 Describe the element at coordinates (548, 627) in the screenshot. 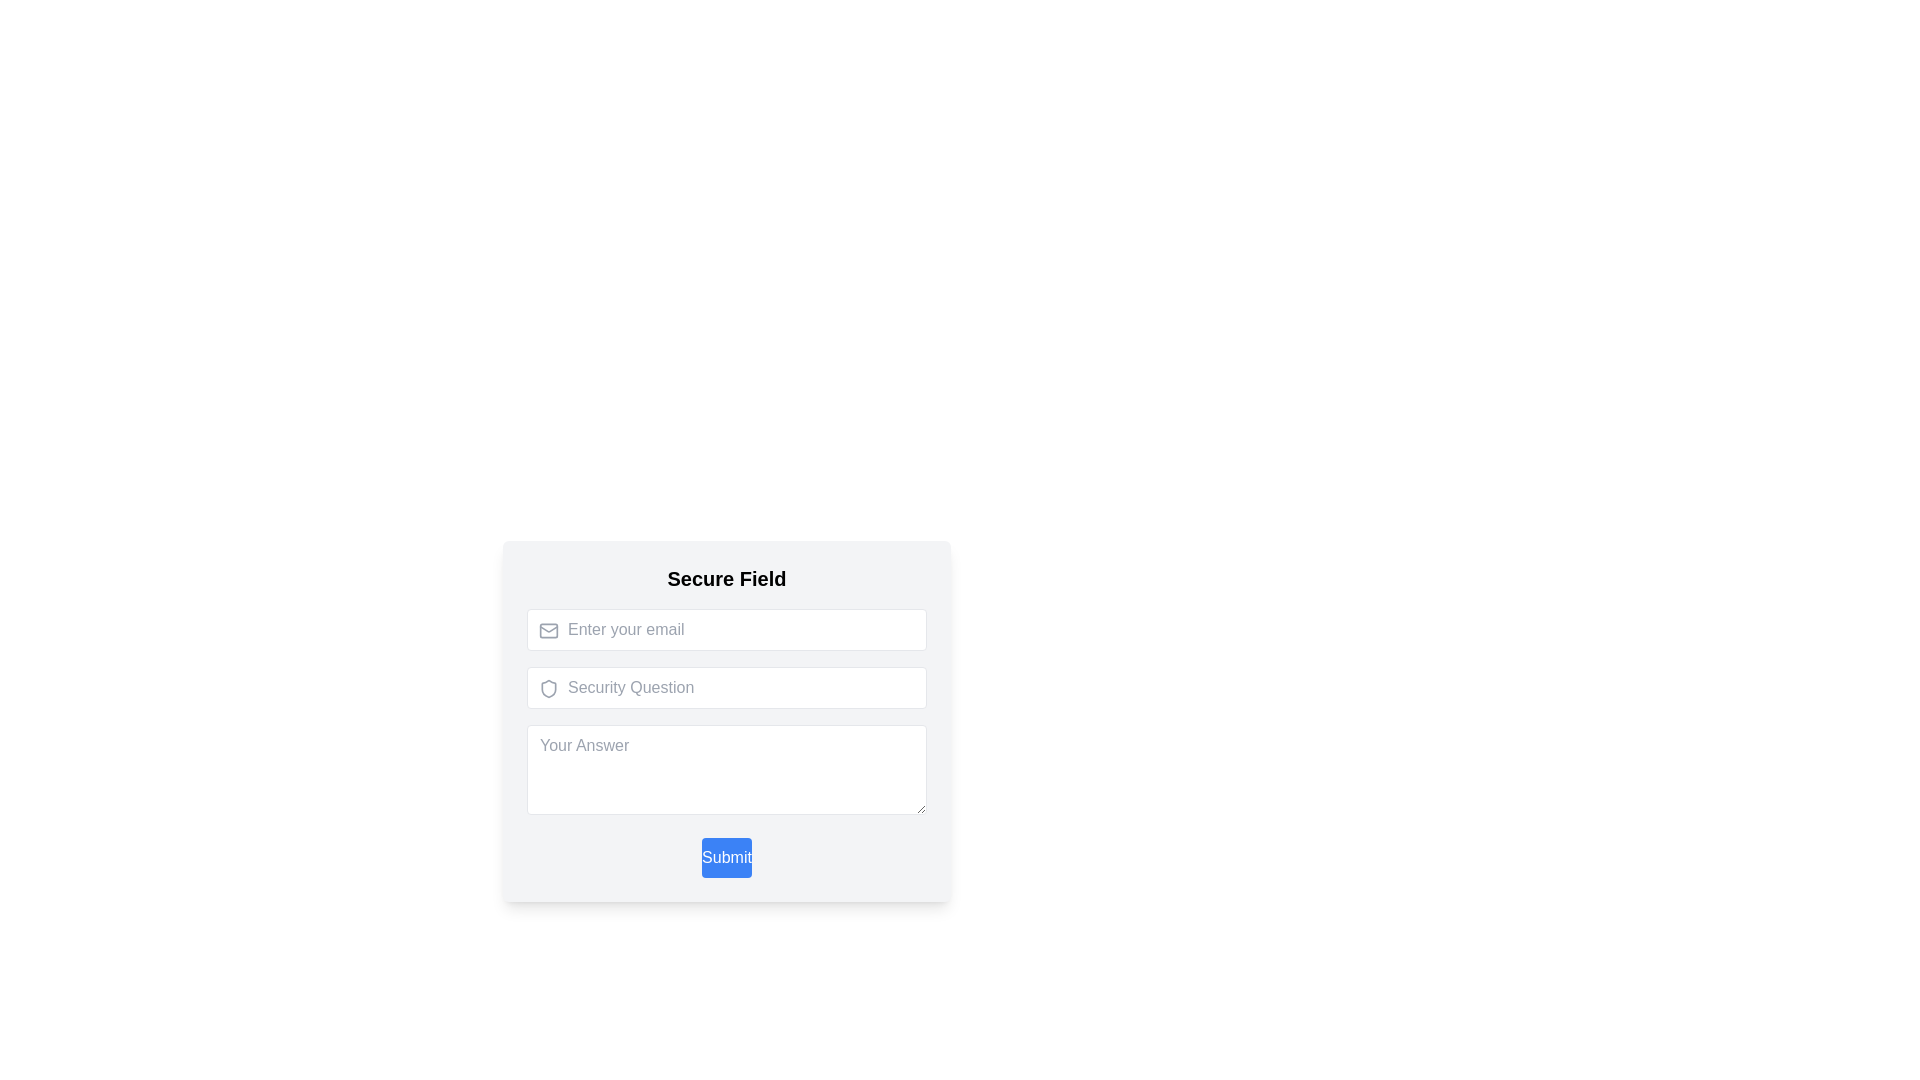

I see `the envelope icon within the SVG graphics element, which is located to the left side of the 'Enter your email' input field in the 'Secure Field' form` at that location.